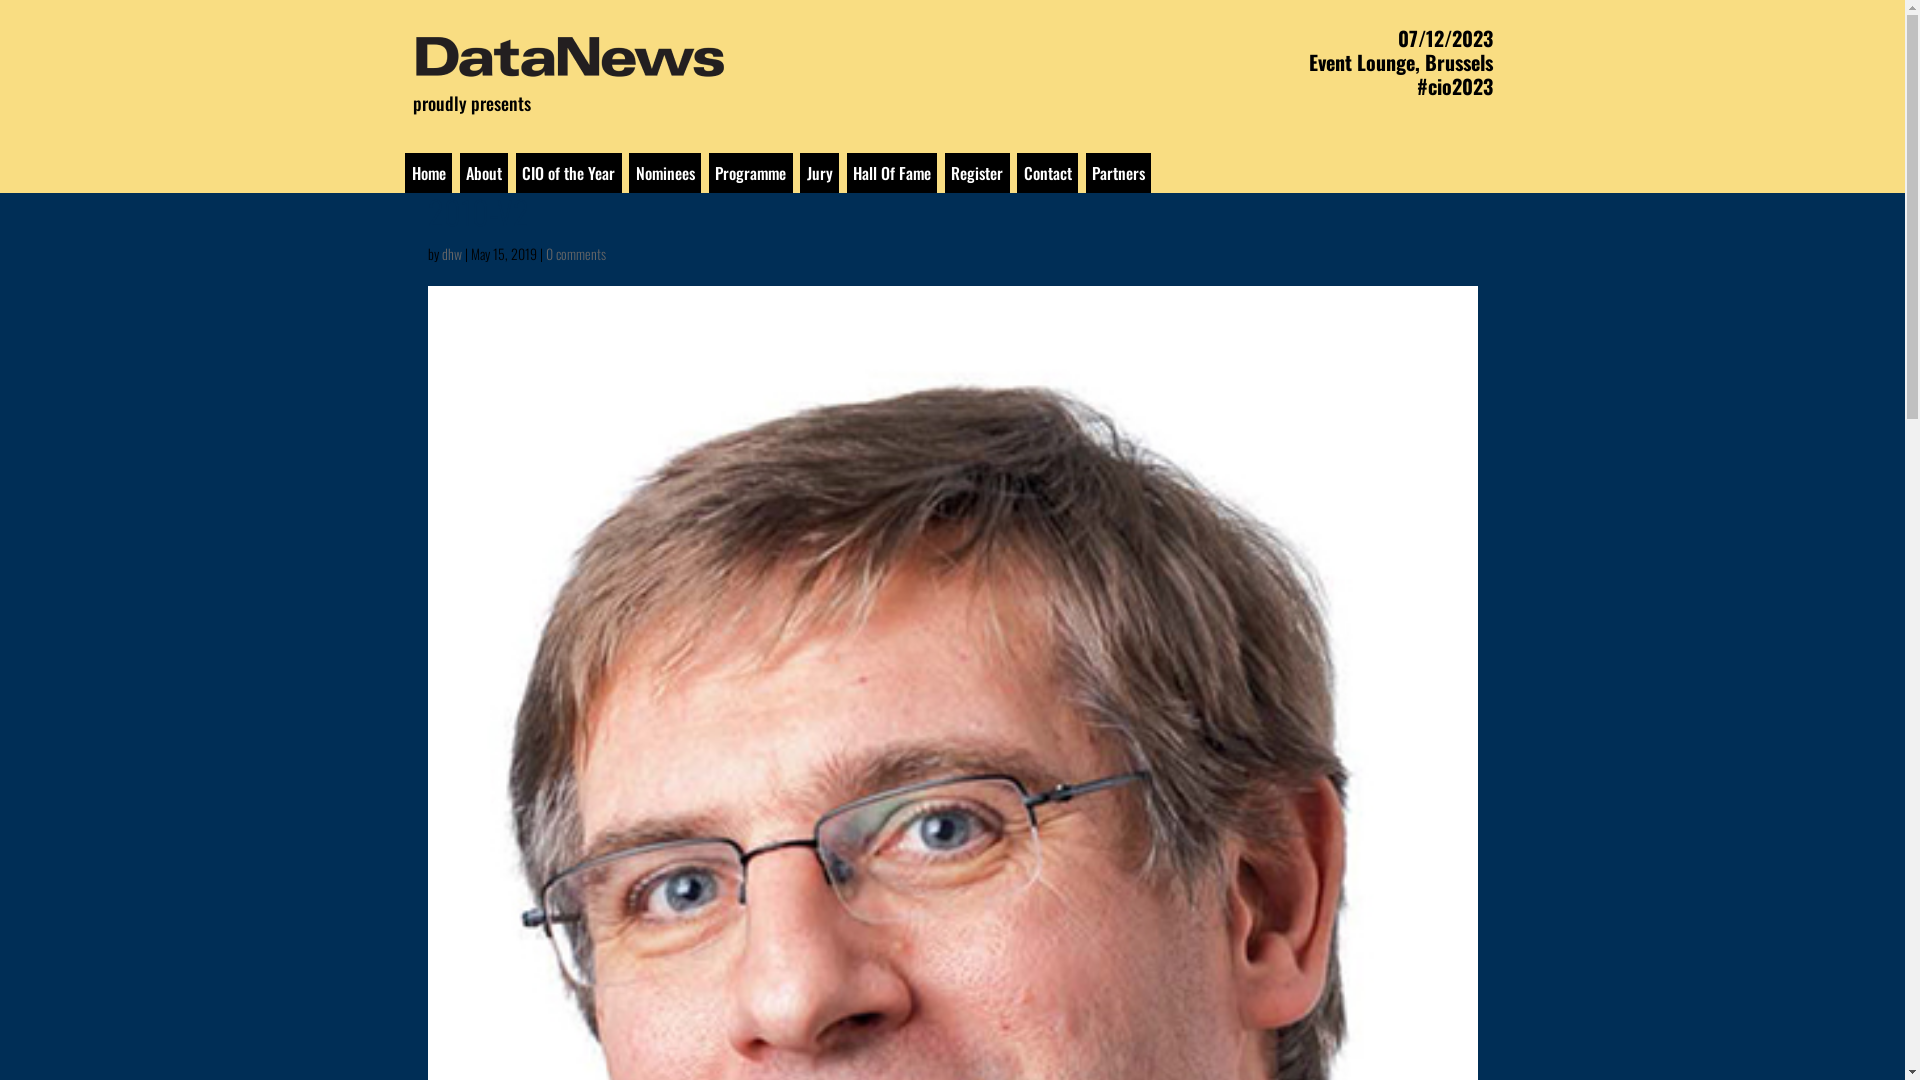 Image resolution: width=1920 pixels, height=1080 pixels. Describe the element at coordinates (568, 172) in the screenshot. I see `'CIO of the Year'` at that location.